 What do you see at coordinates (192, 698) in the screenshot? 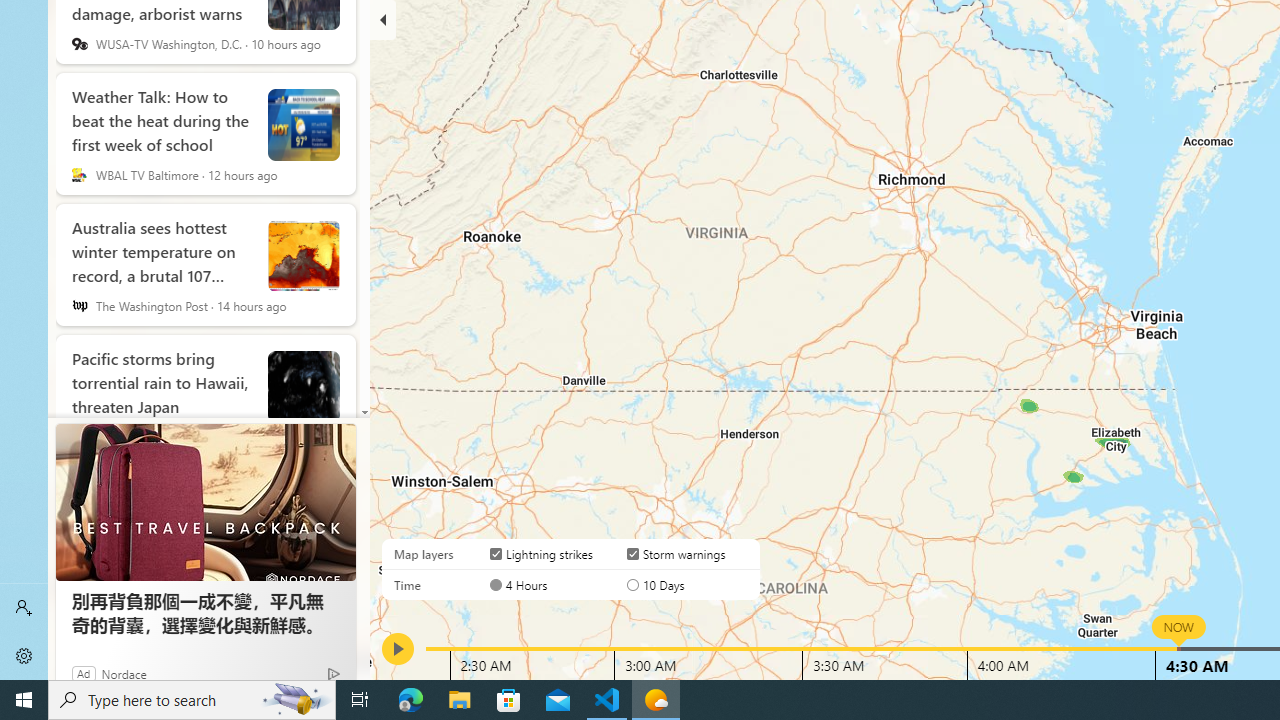
I see `'Type here to search'` at bounding box center [192, 698].